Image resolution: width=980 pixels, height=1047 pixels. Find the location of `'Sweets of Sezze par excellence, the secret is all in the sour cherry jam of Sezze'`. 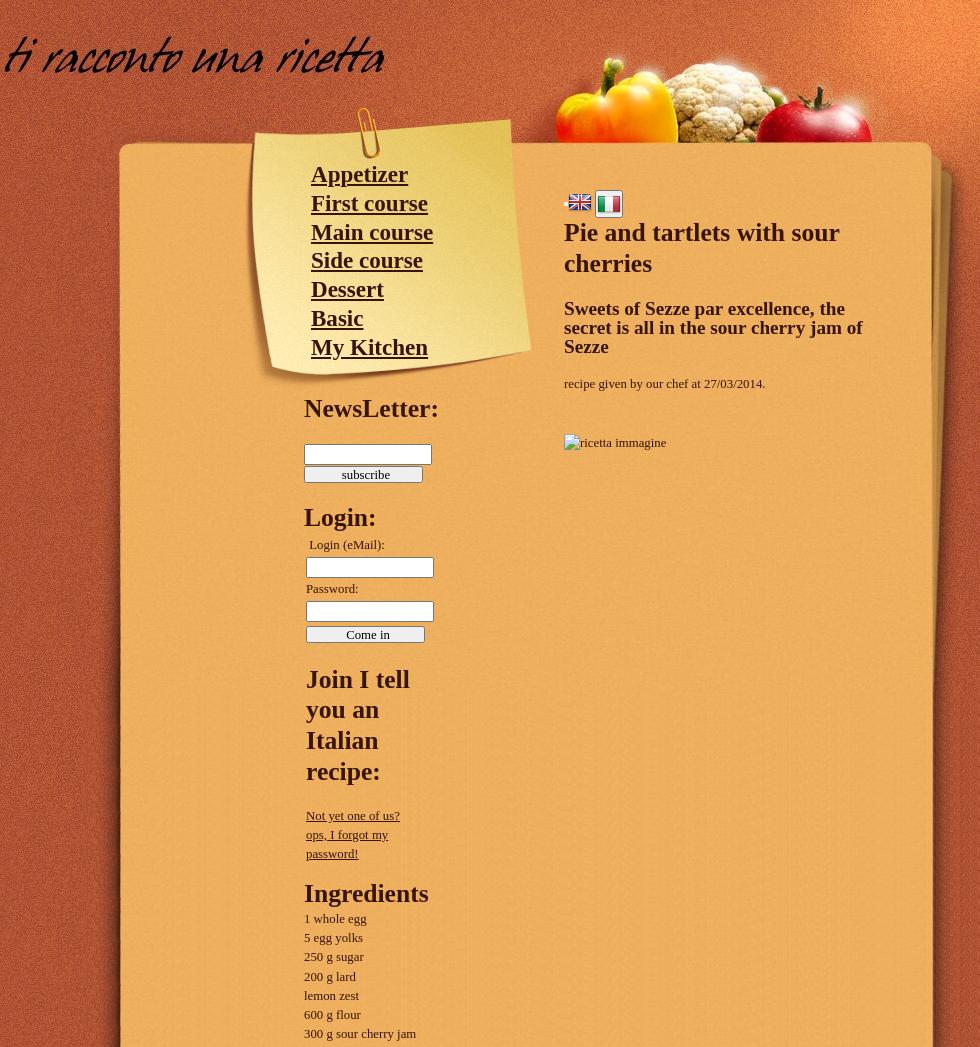

'Sweets of Sezze par excellence, the secret is all in the sour cherry jam of Sezze' is located at coordinates (713, 325).